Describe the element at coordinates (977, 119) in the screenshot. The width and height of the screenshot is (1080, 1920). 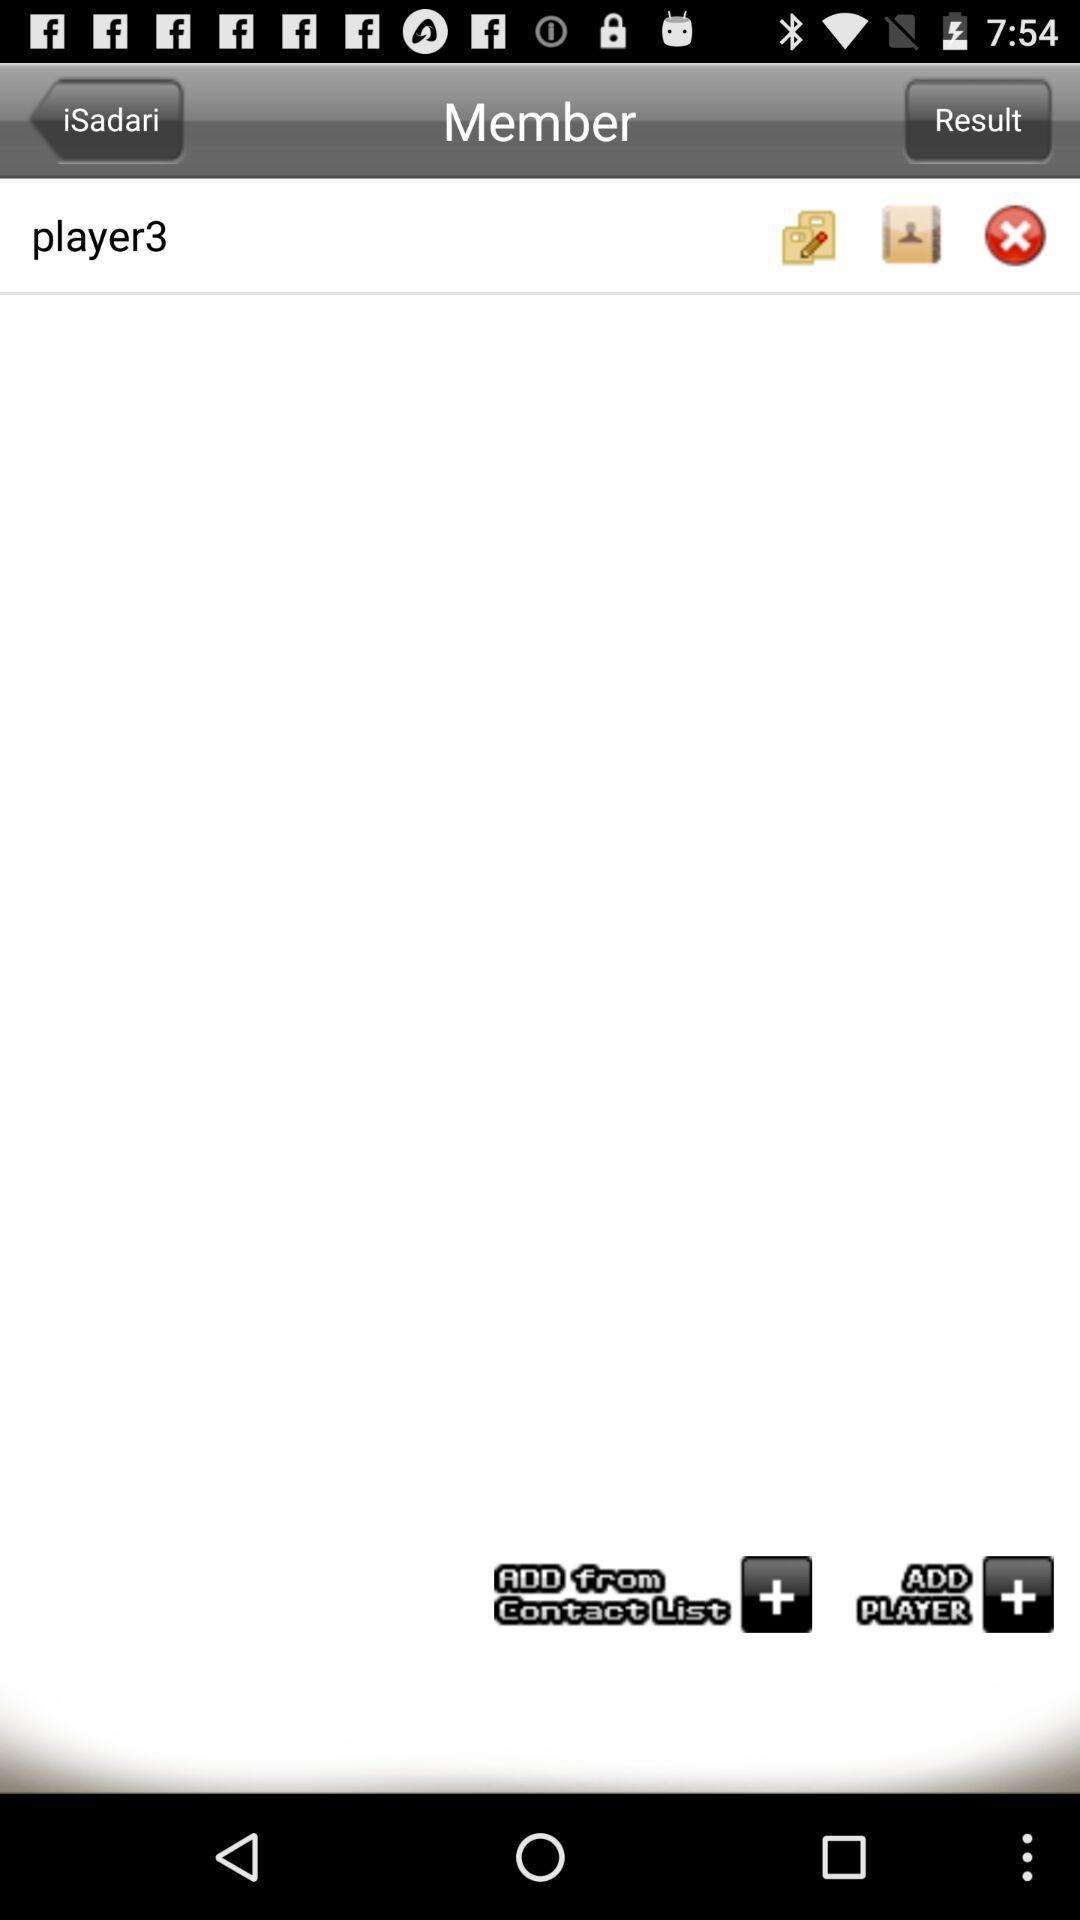
I see `item to the right of player3` at that location.